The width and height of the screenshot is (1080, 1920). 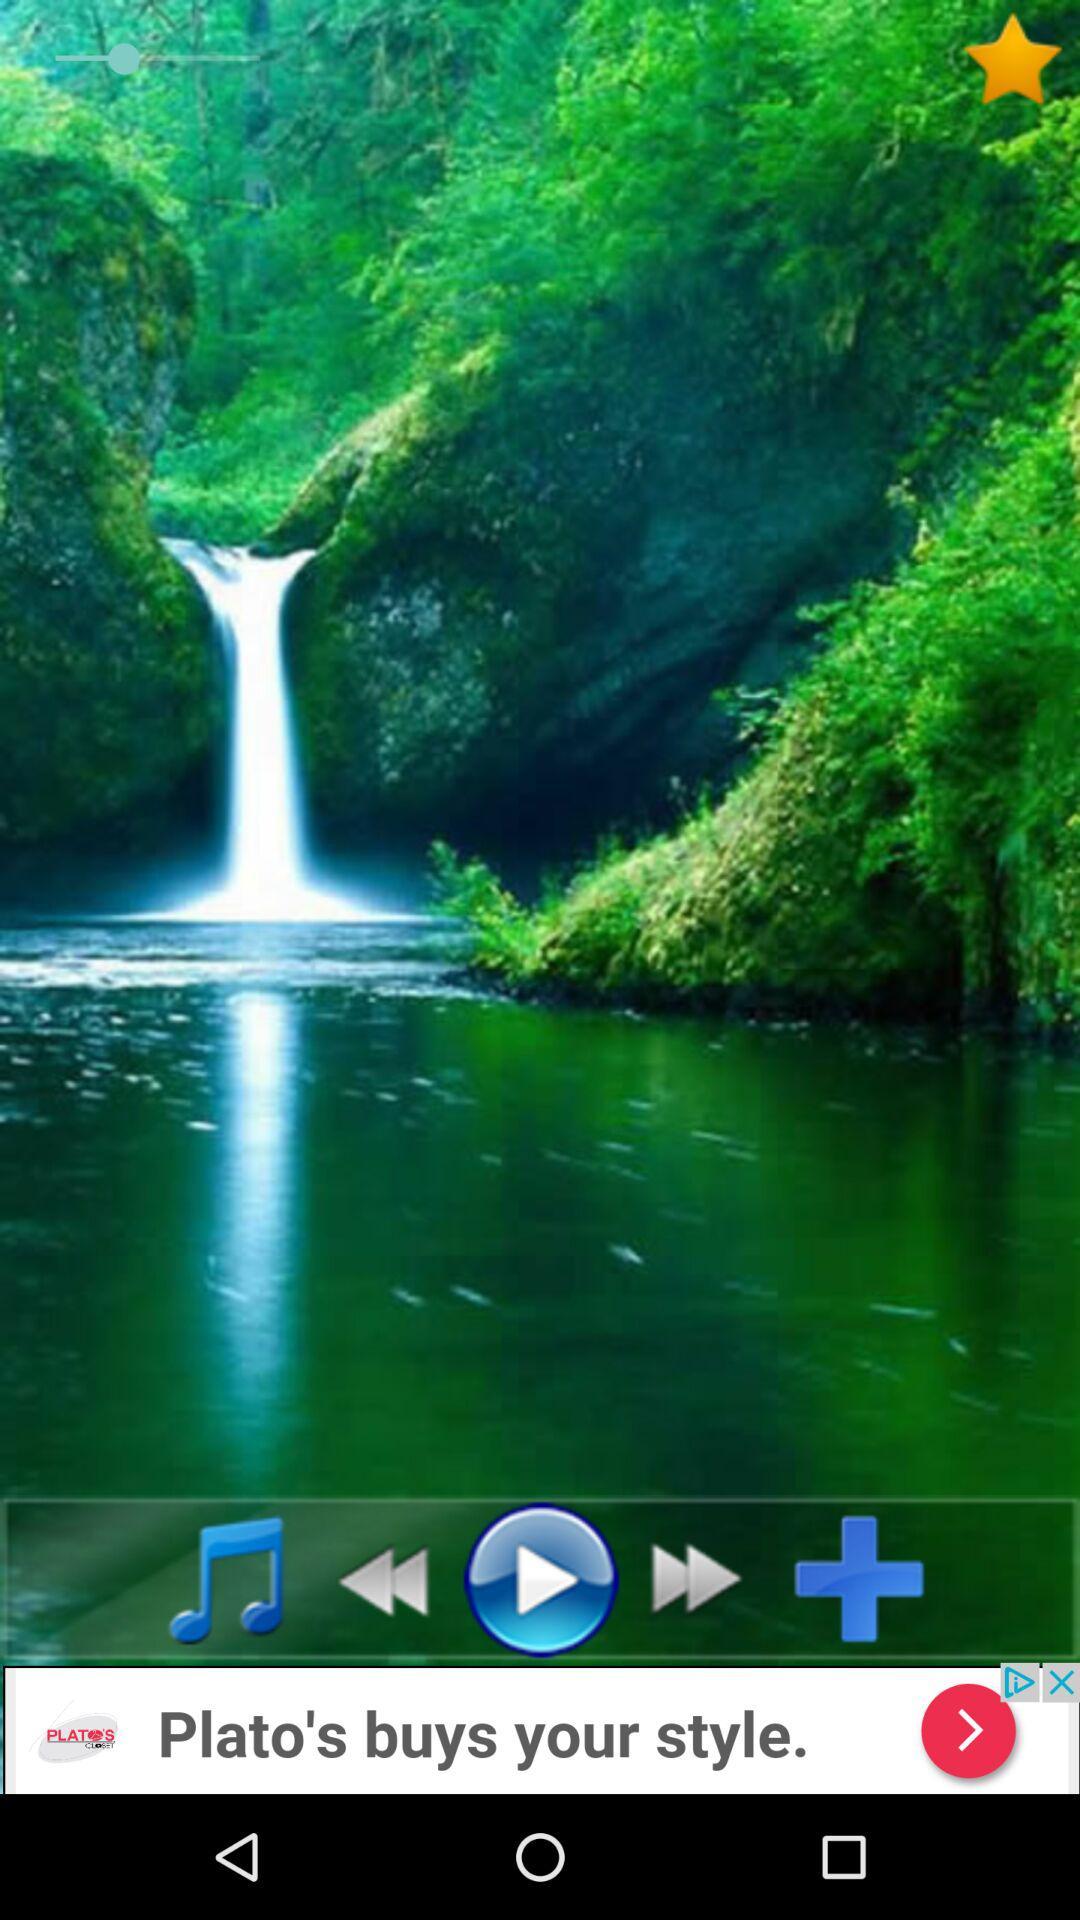 I want to click on advertisement, so click(x=540, y=1727).